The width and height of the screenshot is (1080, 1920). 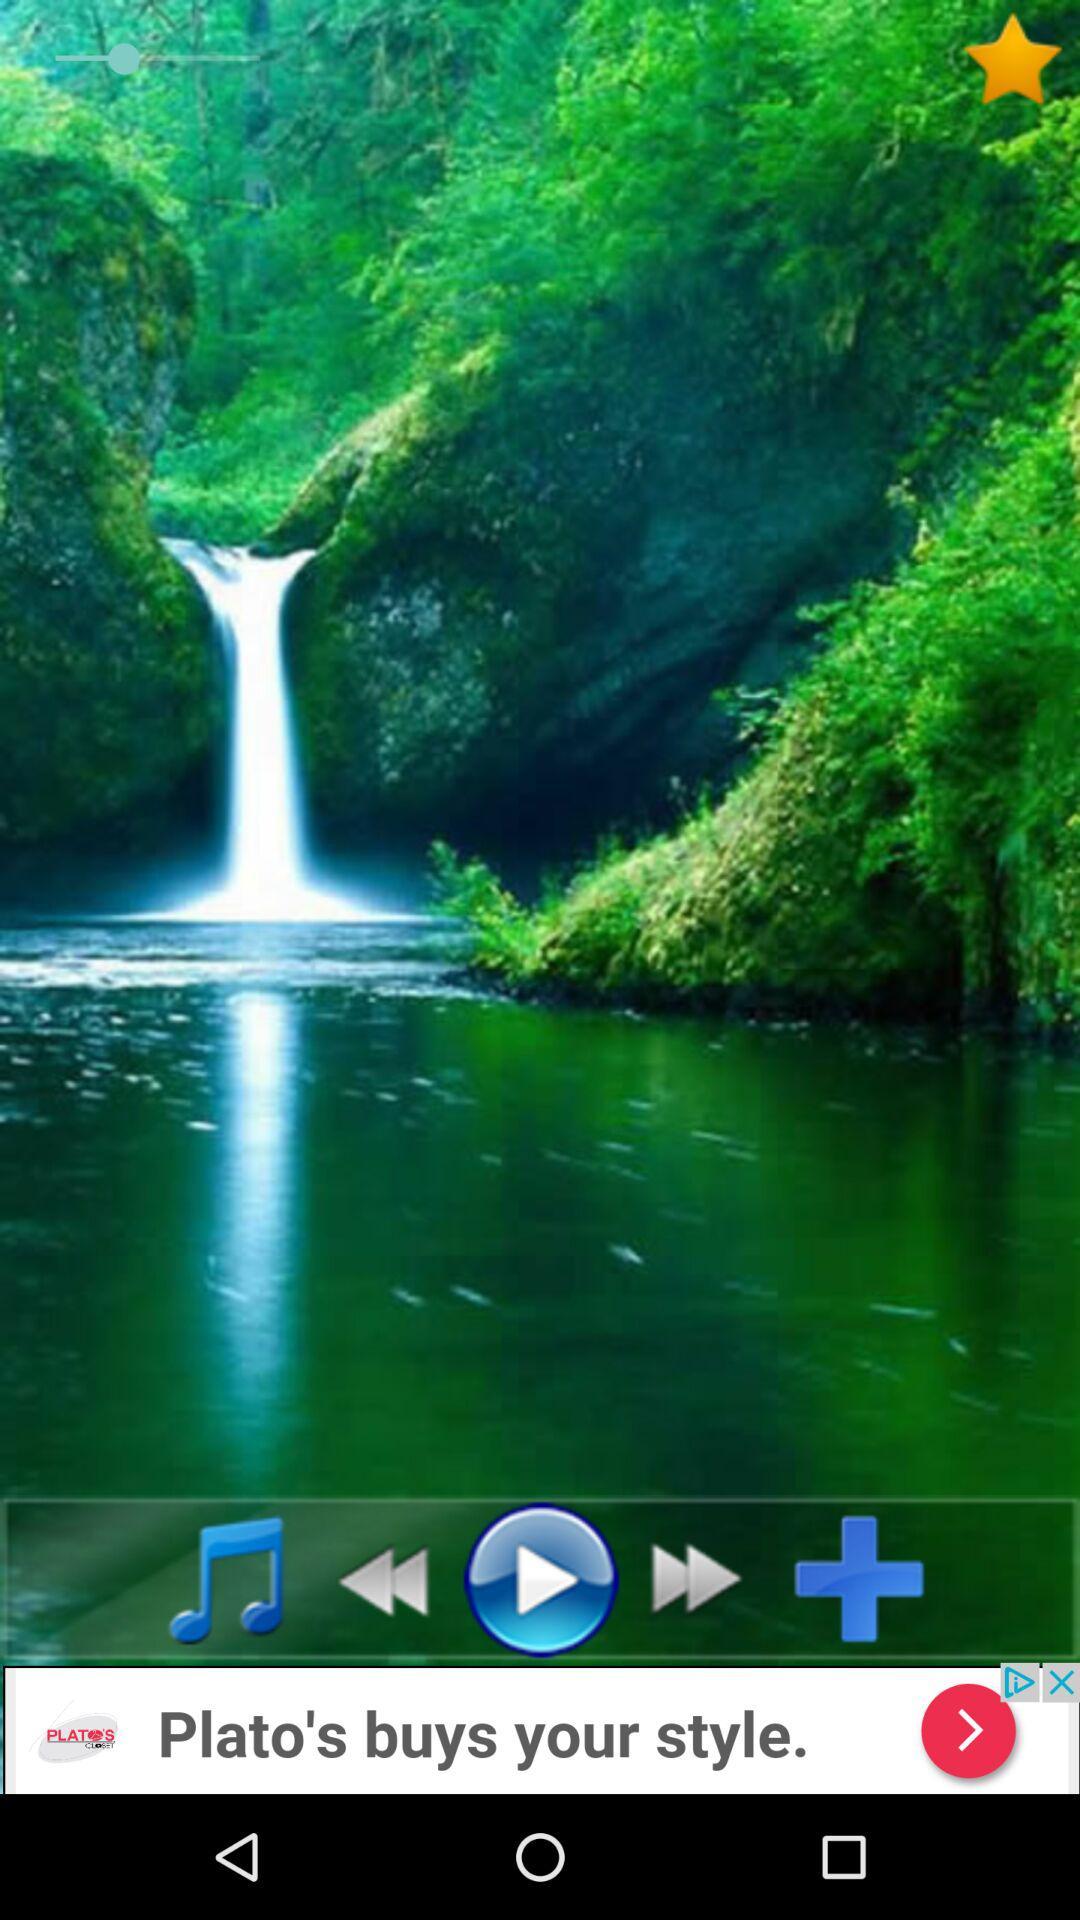 I want to click on advertisement, so click(x=540, y=1727).